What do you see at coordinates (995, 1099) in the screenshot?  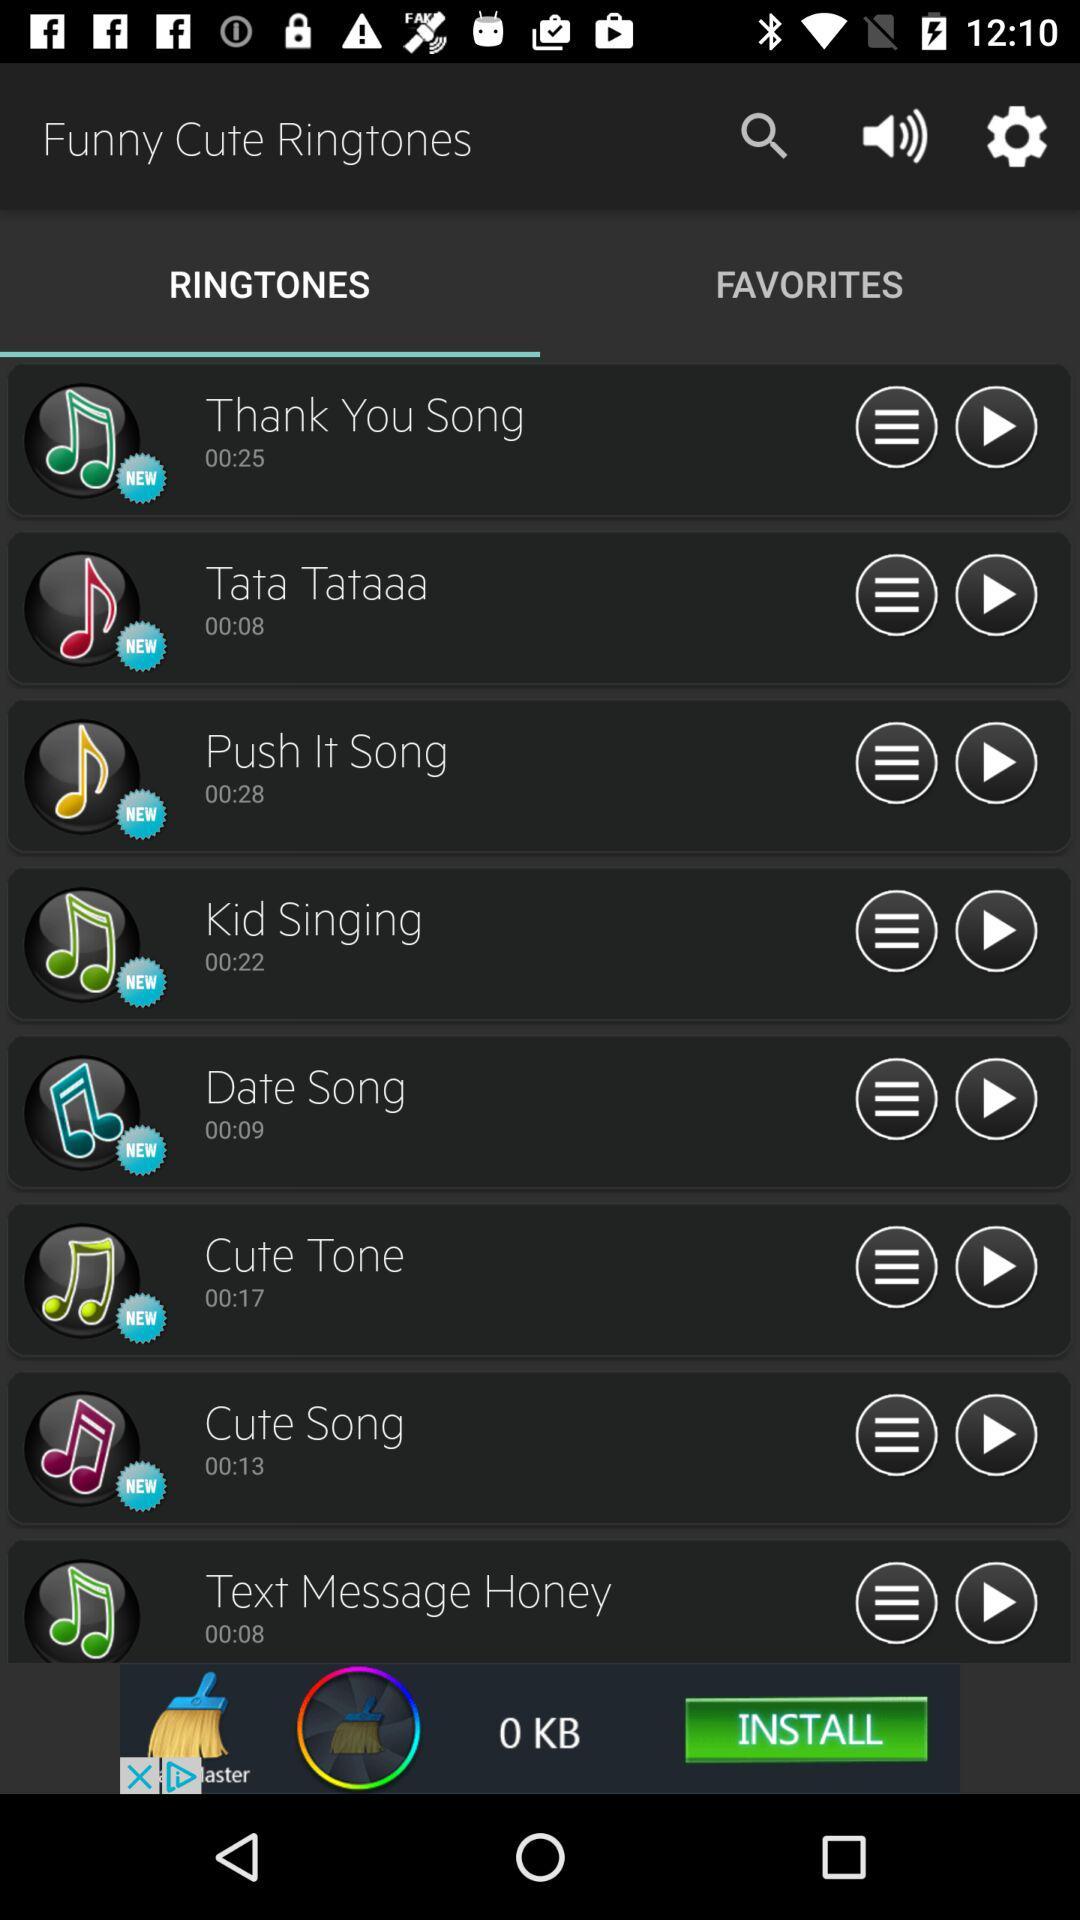 I see `sound` at bounding box center [995, 1099].